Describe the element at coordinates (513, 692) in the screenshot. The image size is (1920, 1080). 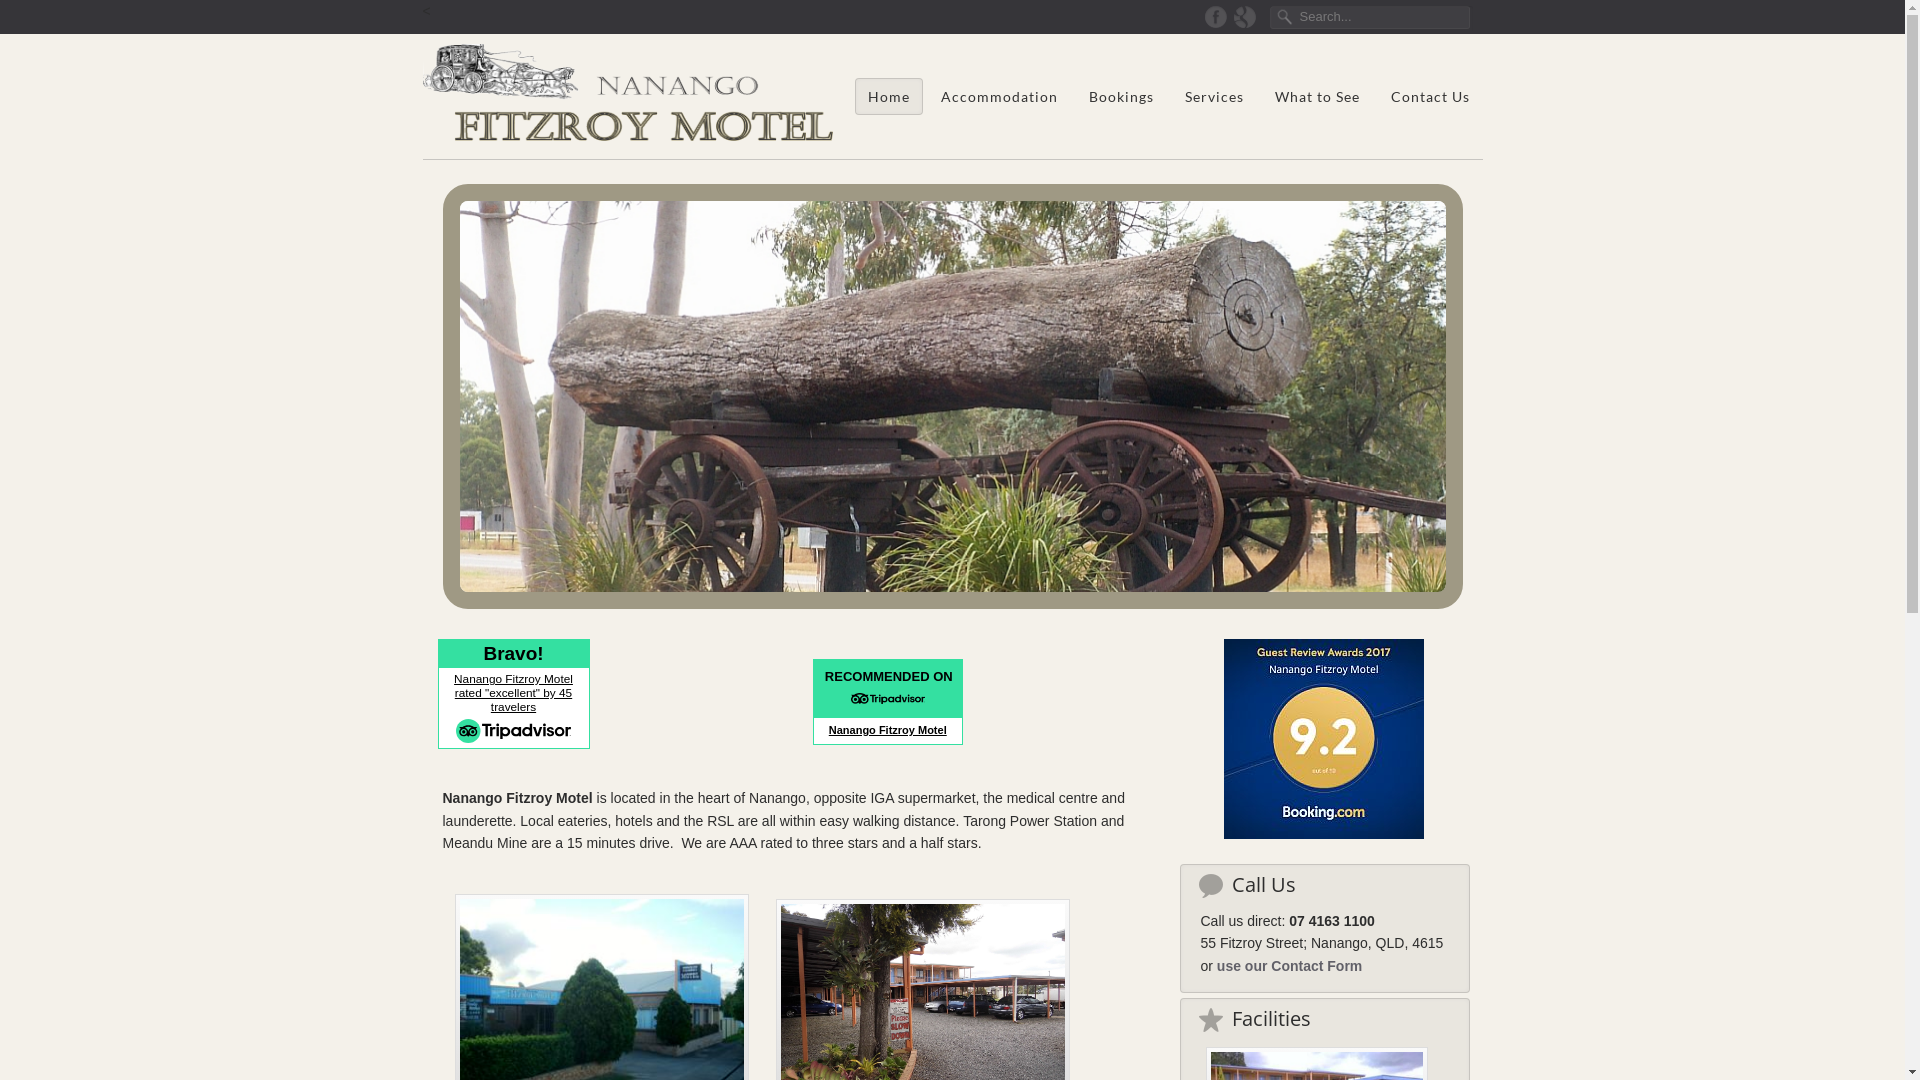
I see `'Nanango Fitzroy Motel rated "excellent" by 45 travelers'` at that location.